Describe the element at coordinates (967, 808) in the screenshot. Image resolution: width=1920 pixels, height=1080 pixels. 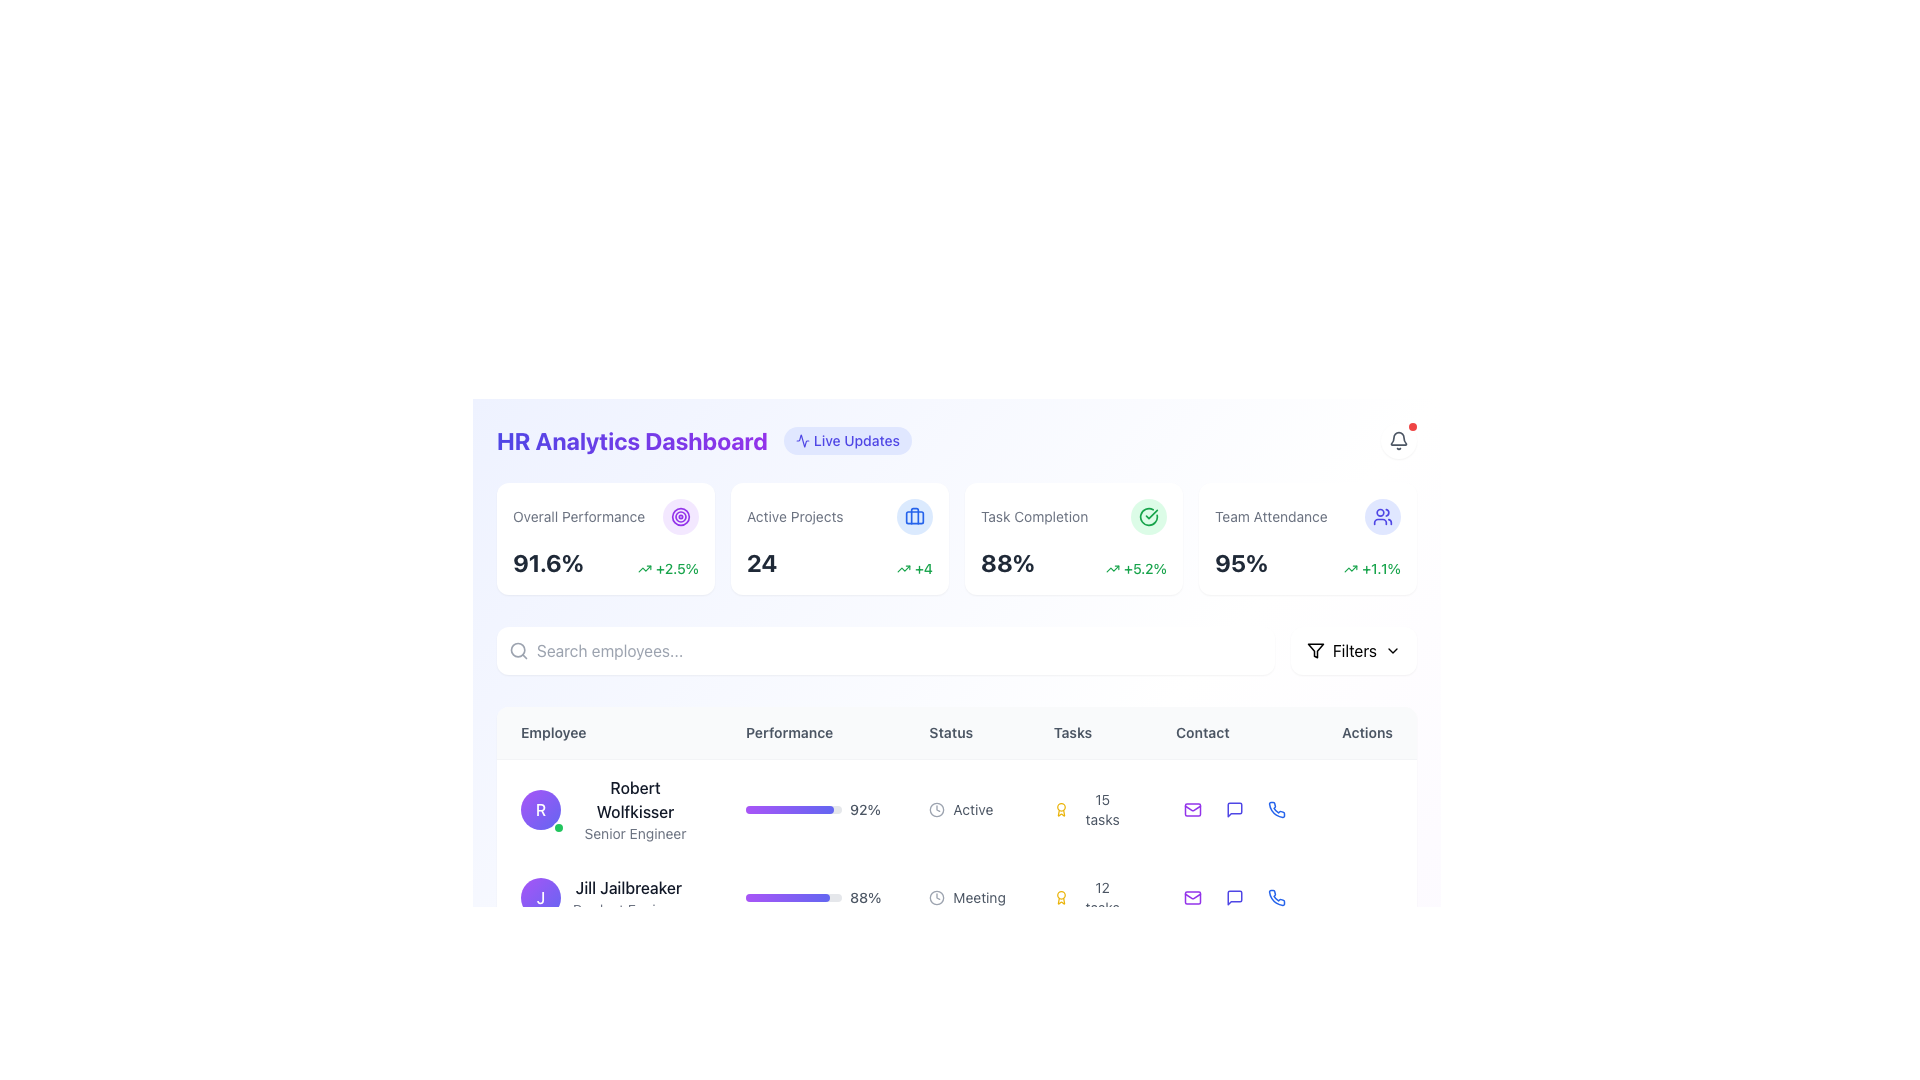
I see `status from the status indicator label for the employee 'Robert Wolfkisser' located in the 4th column of the table` at that location.